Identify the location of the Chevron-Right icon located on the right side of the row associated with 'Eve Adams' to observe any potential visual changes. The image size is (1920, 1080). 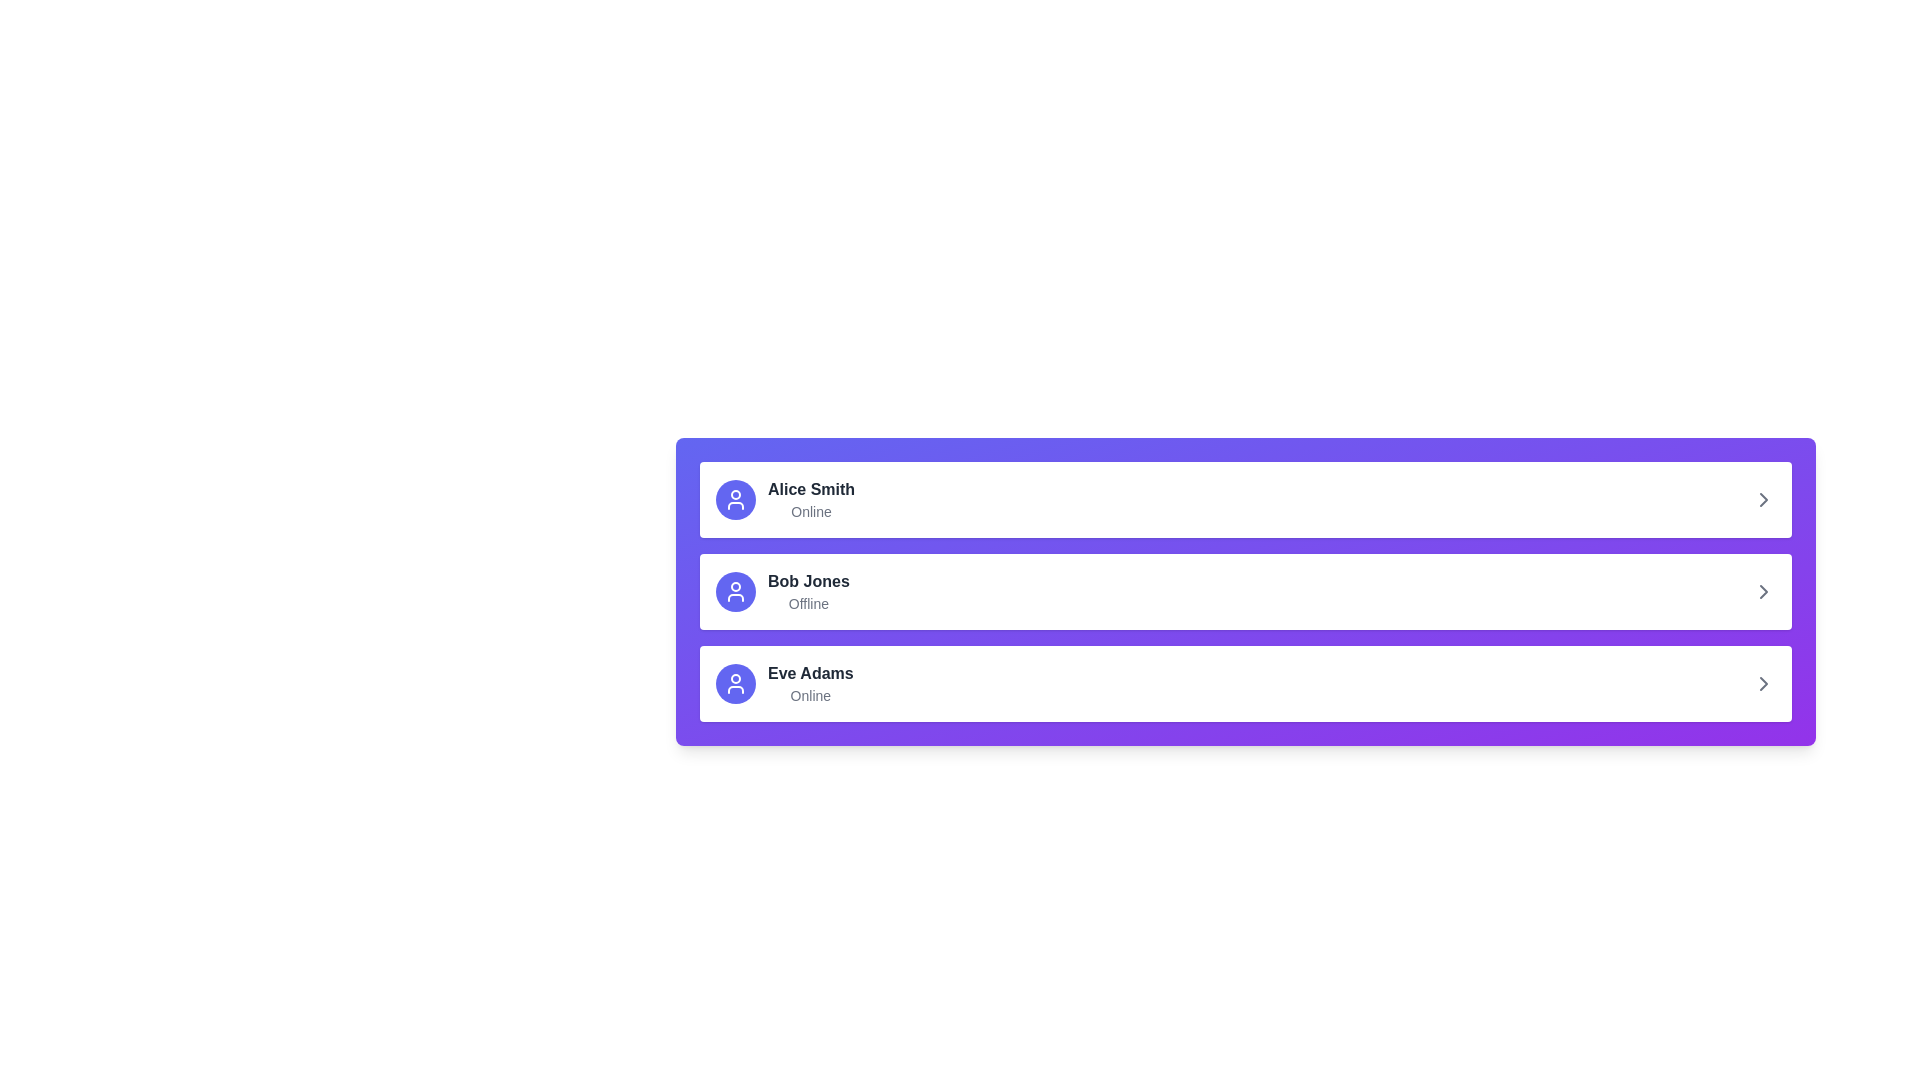
(1763, 682).